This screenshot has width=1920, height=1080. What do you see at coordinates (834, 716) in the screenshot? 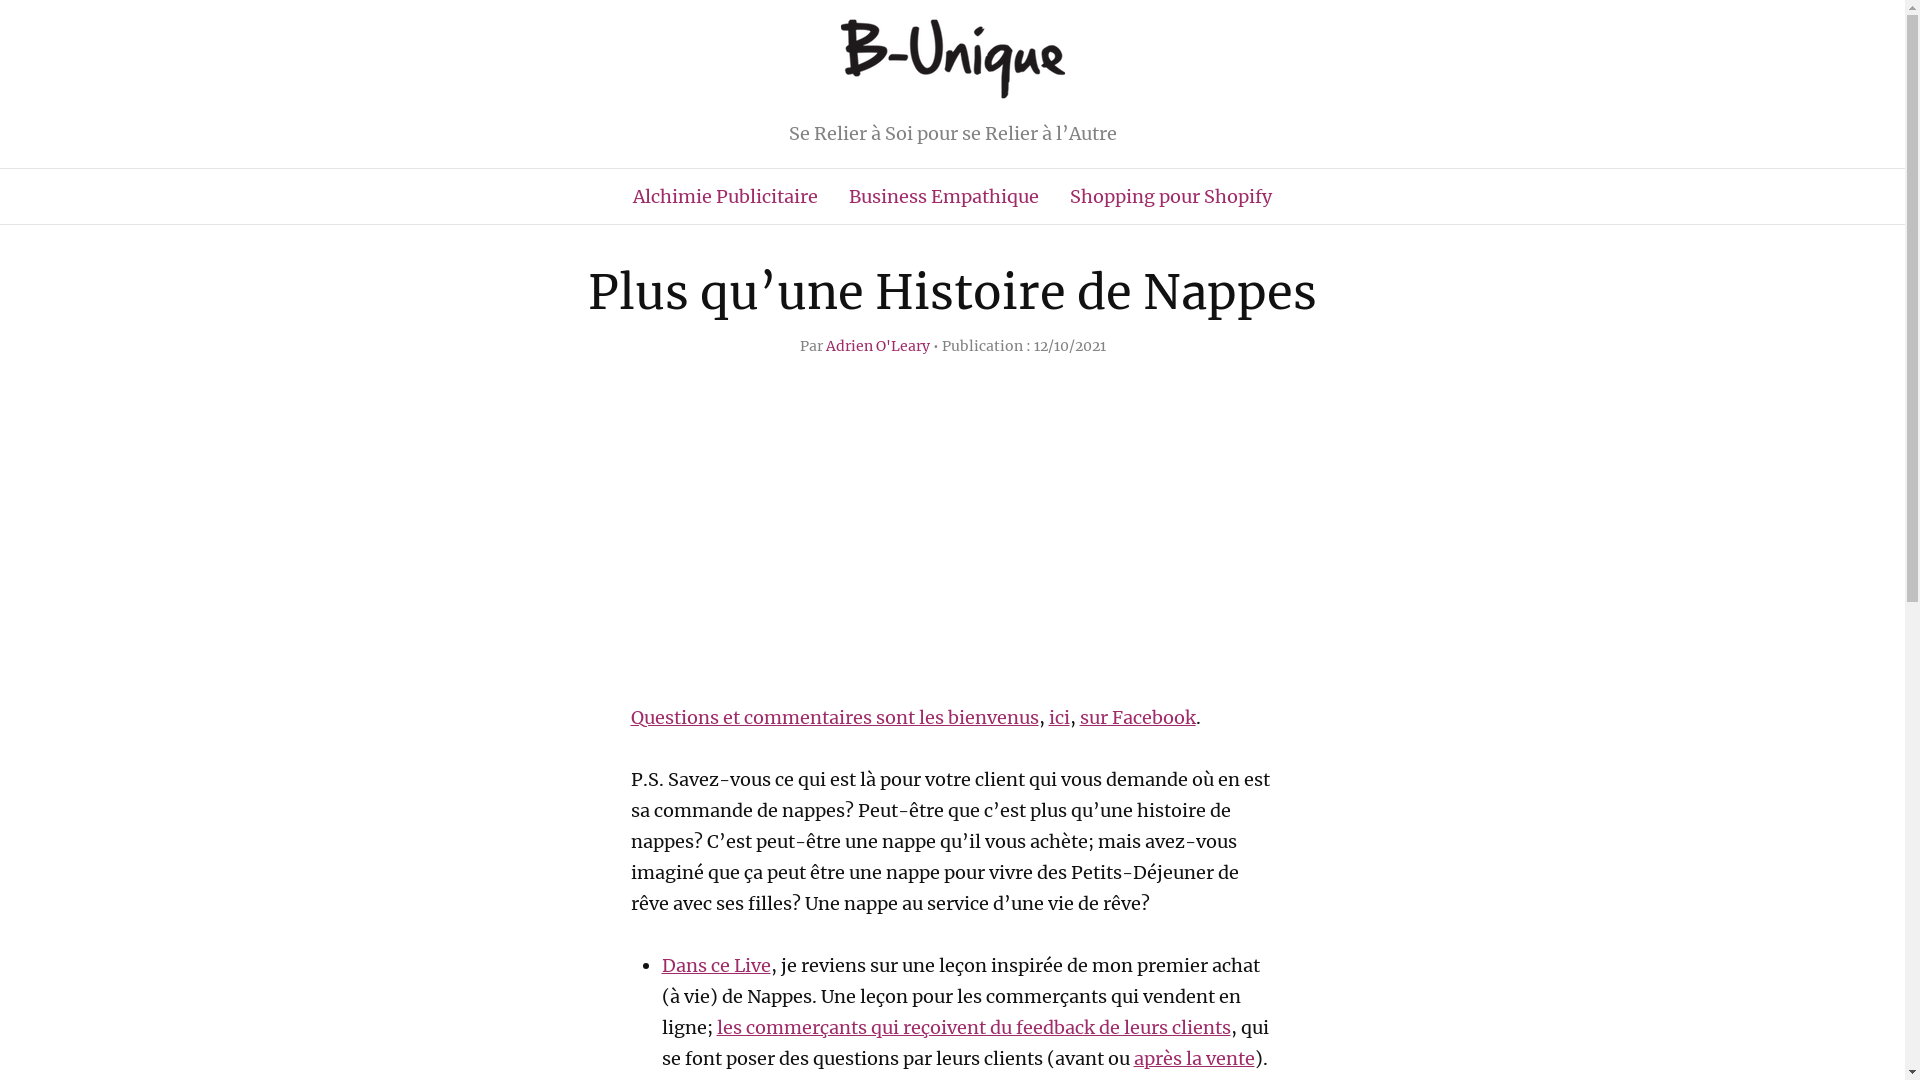
I see `'Questions et commentaires sont les bienvenus'` at bounding box center [834, 716].